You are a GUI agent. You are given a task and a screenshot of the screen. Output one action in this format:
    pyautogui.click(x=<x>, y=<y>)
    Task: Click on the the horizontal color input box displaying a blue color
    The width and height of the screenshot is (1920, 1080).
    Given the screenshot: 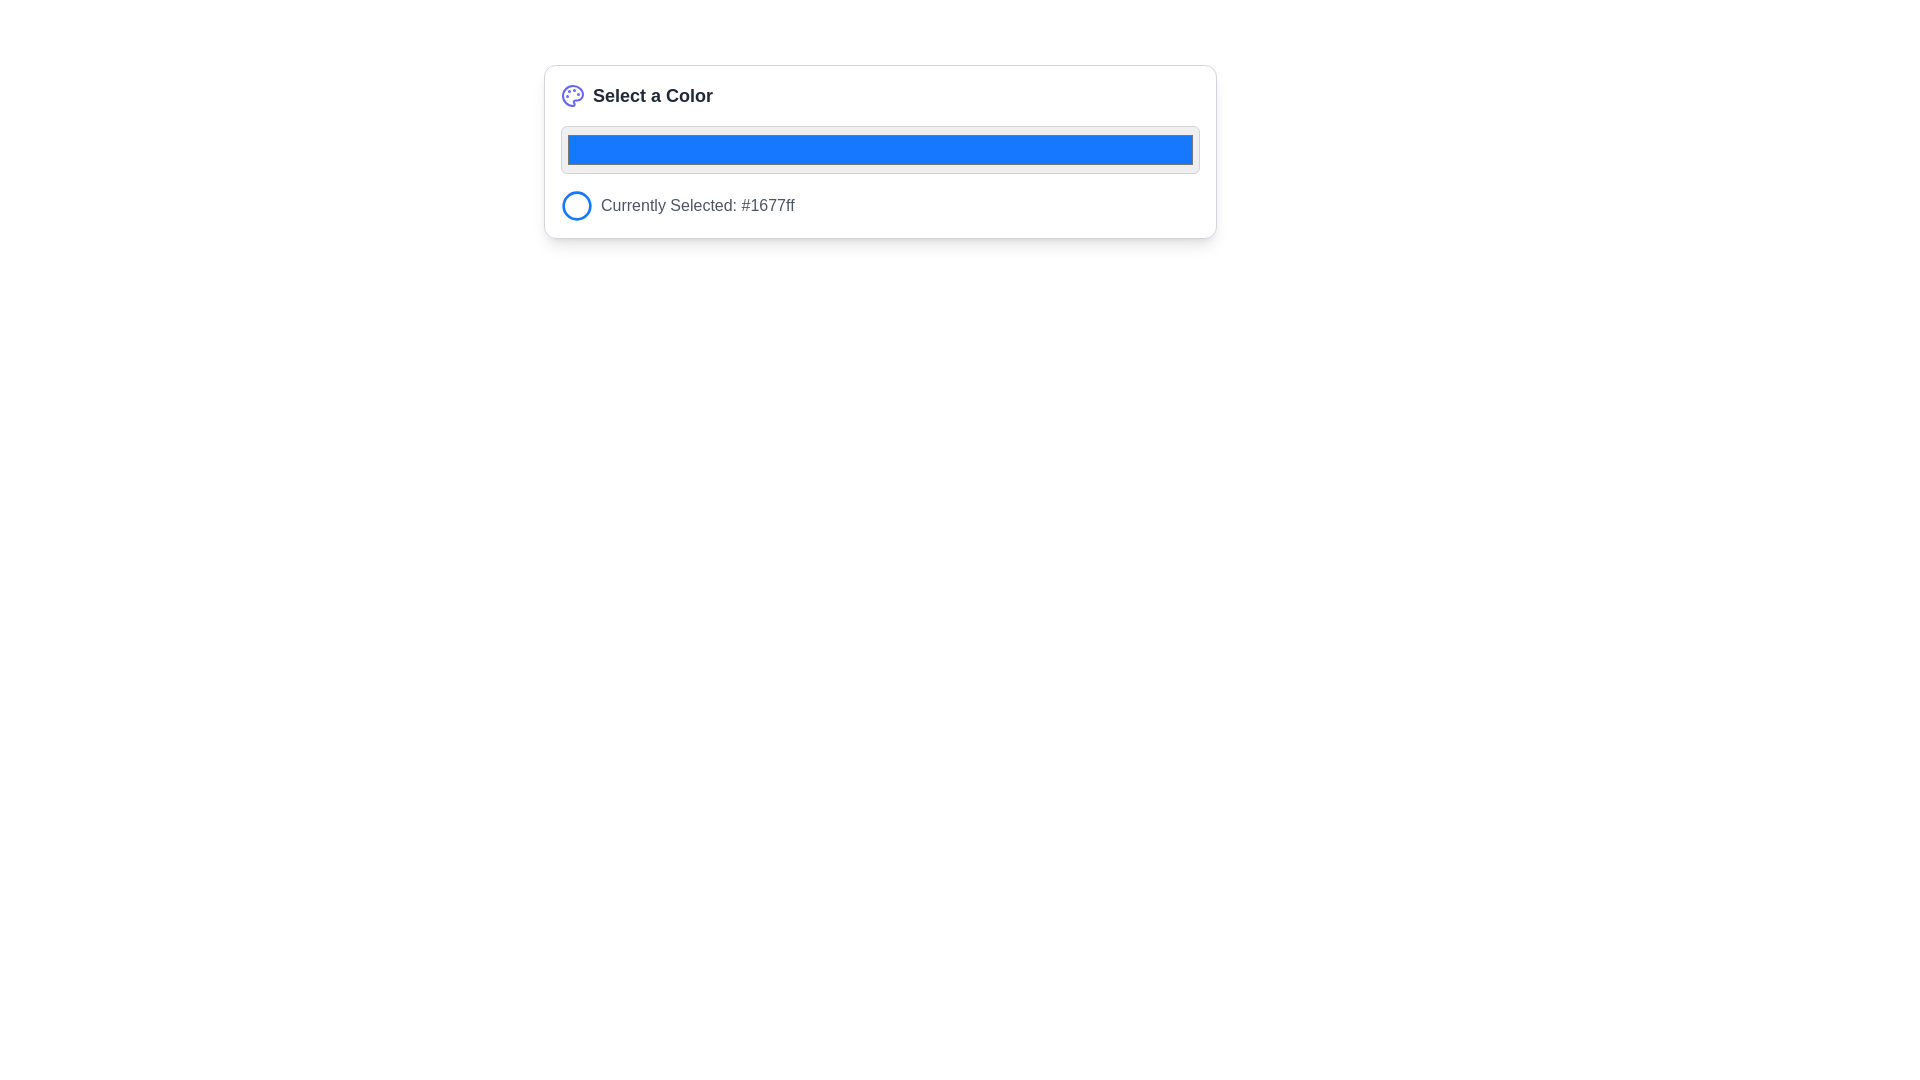 What is the action you would take?
    pyautogui.click(x=880, y=150)
    